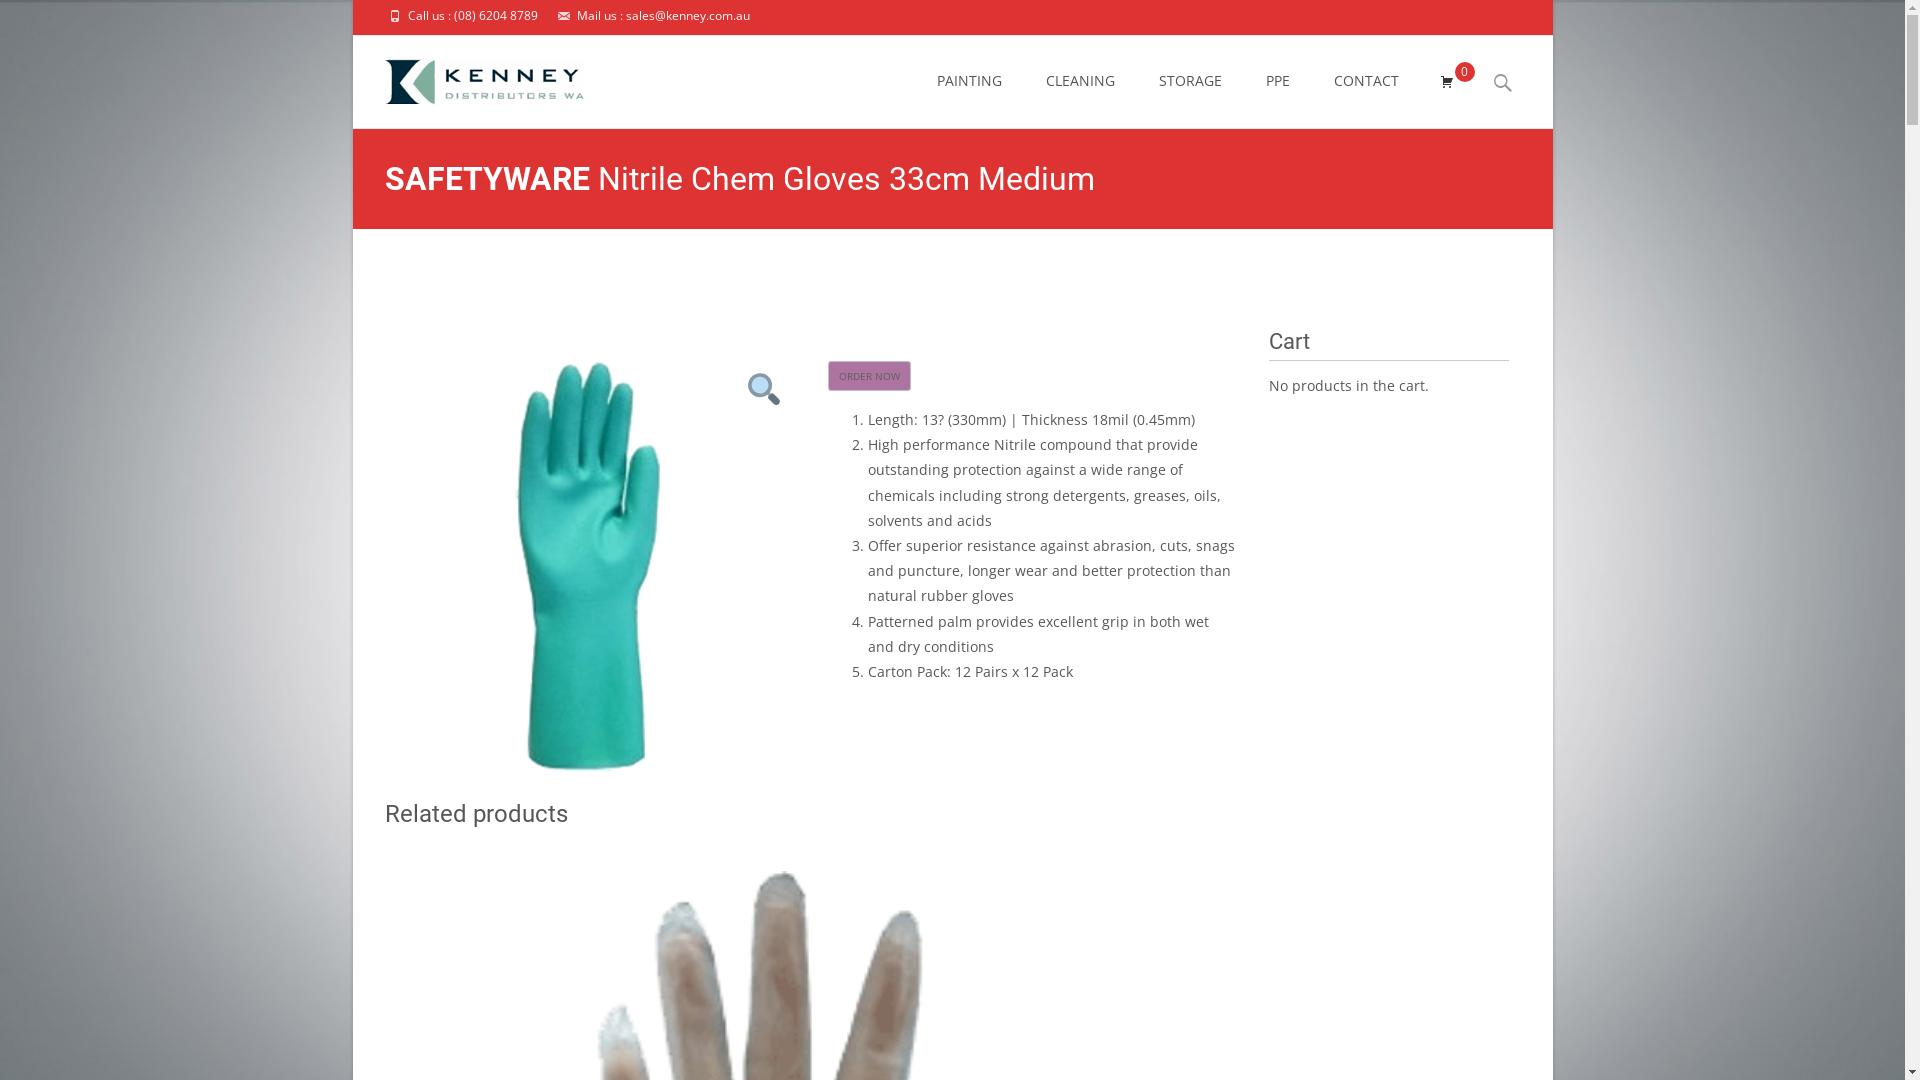  I want to click on '0', so click(1445, 80).